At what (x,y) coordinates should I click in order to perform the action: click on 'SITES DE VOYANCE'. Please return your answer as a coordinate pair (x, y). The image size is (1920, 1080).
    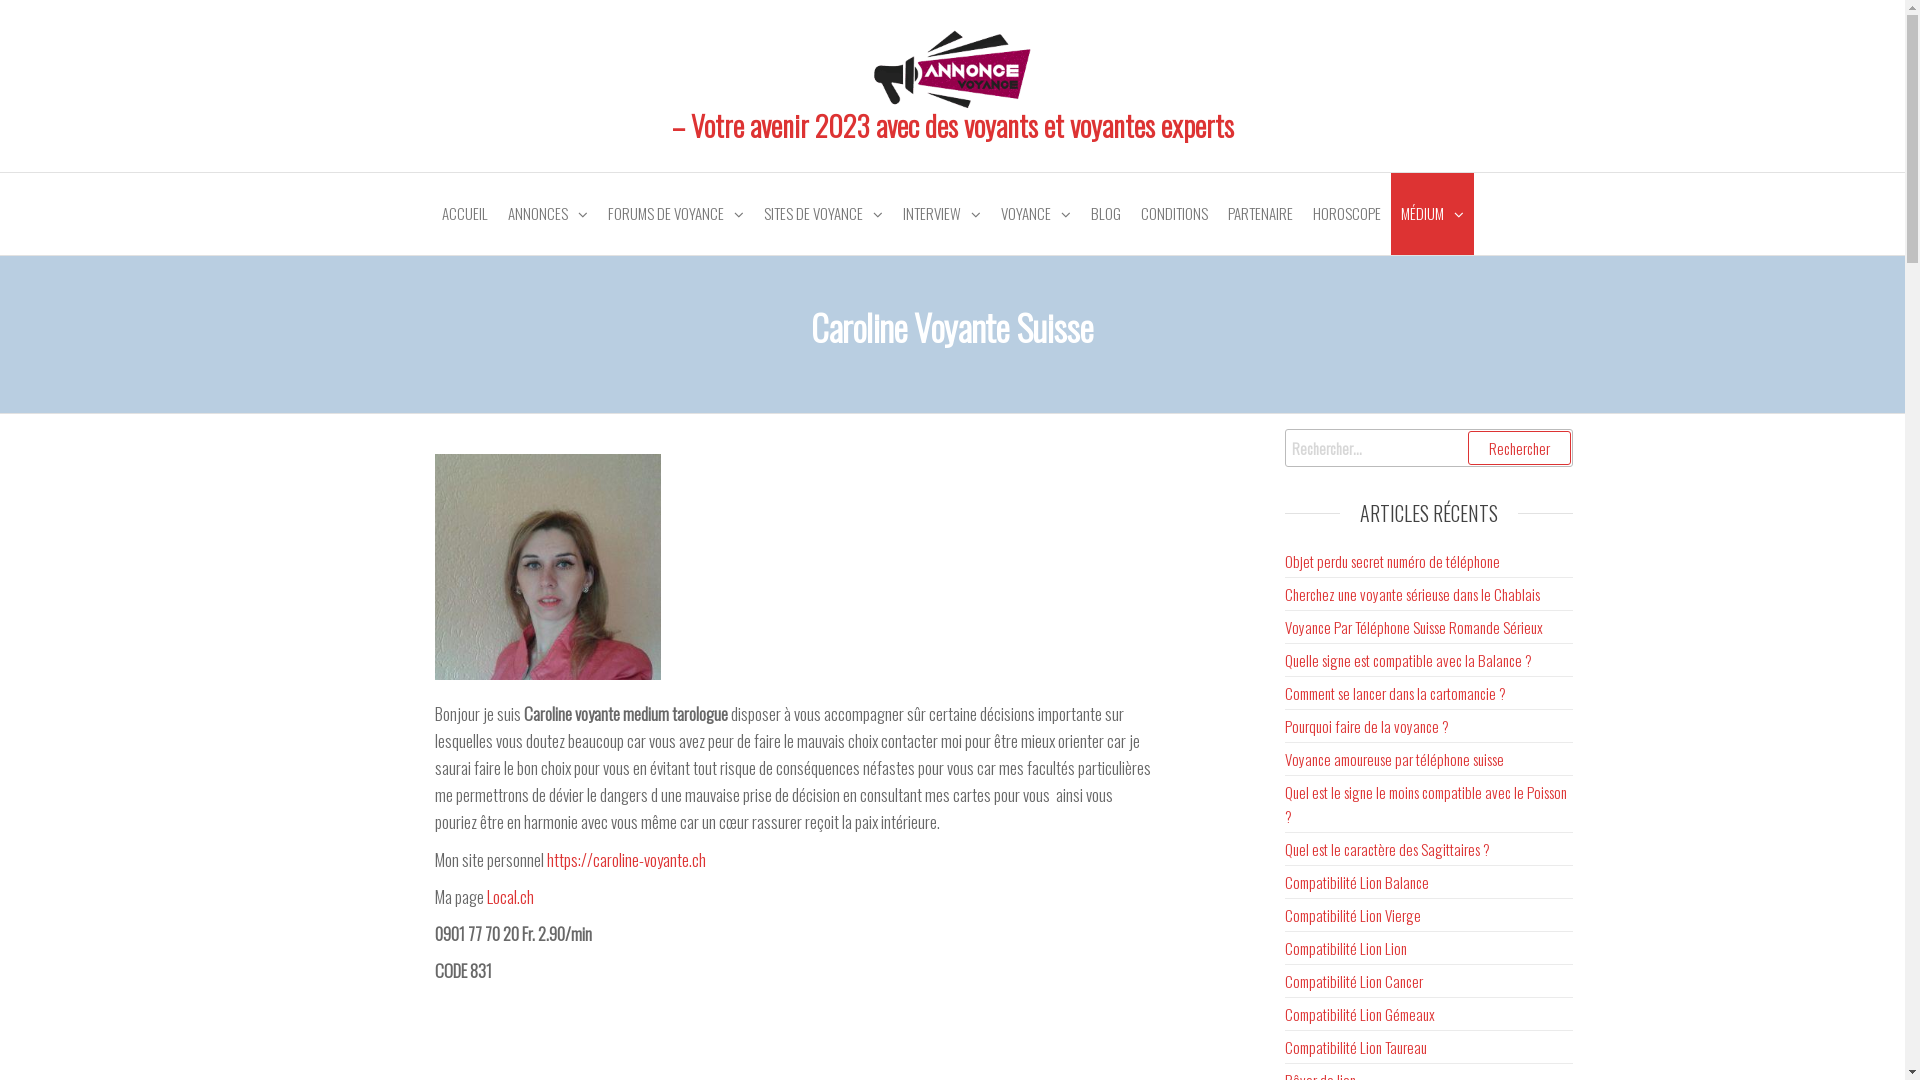
    Looking at the image, I should click on (823, 213).